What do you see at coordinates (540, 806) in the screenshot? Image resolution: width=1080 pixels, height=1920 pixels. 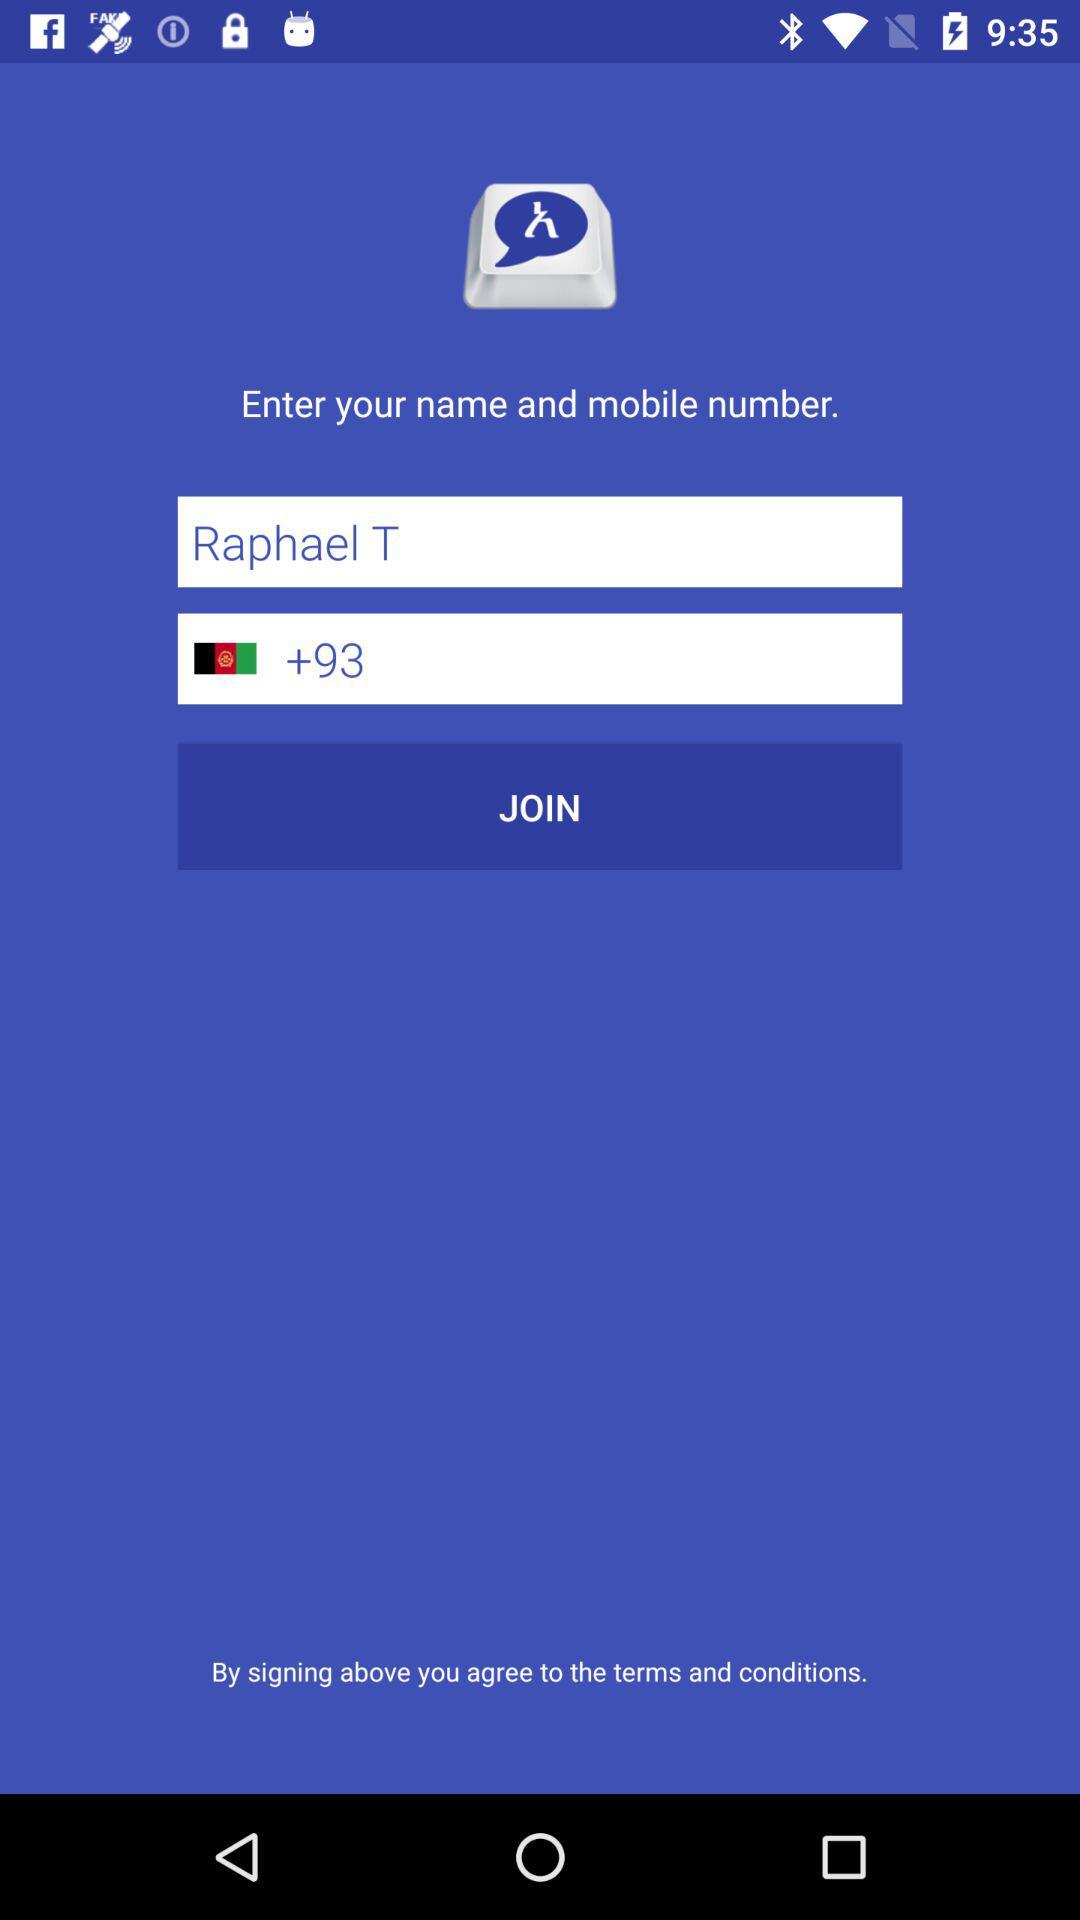 I see `icon above the by signing above icon` at bounding box center [540, 806].